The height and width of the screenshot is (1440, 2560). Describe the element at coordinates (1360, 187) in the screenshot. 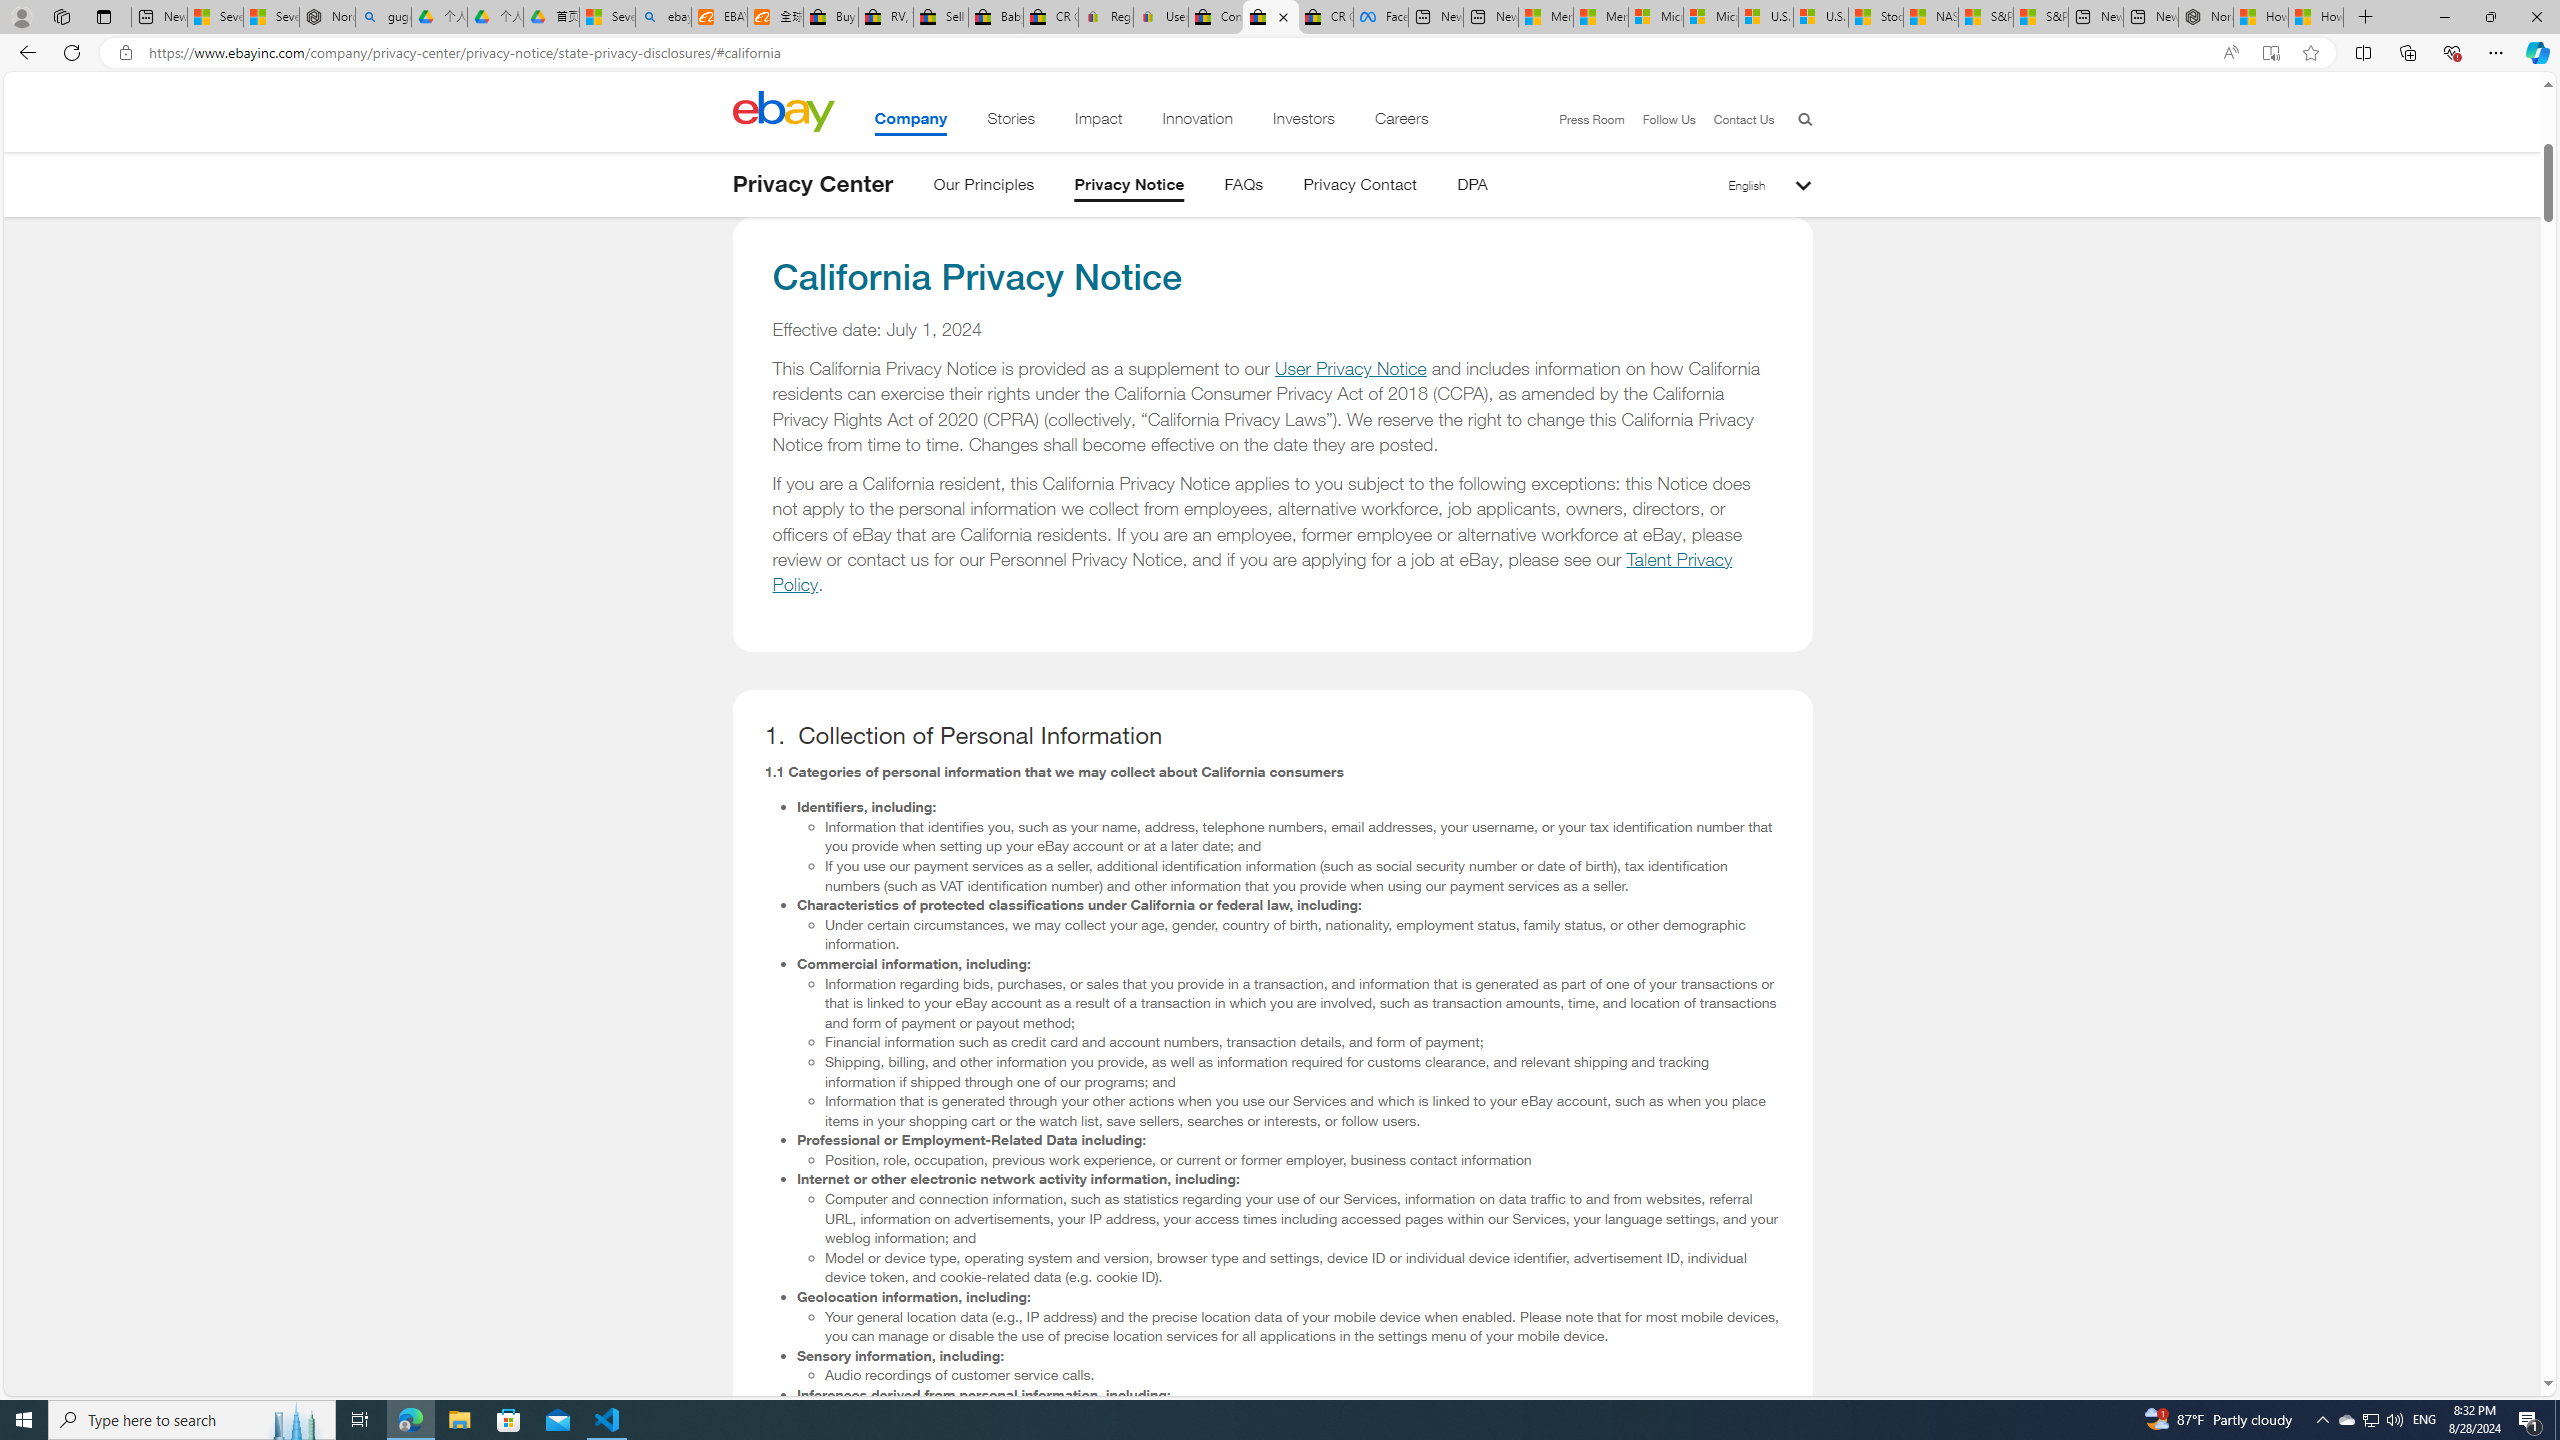

I see `'Privacy Contact'` at that location.